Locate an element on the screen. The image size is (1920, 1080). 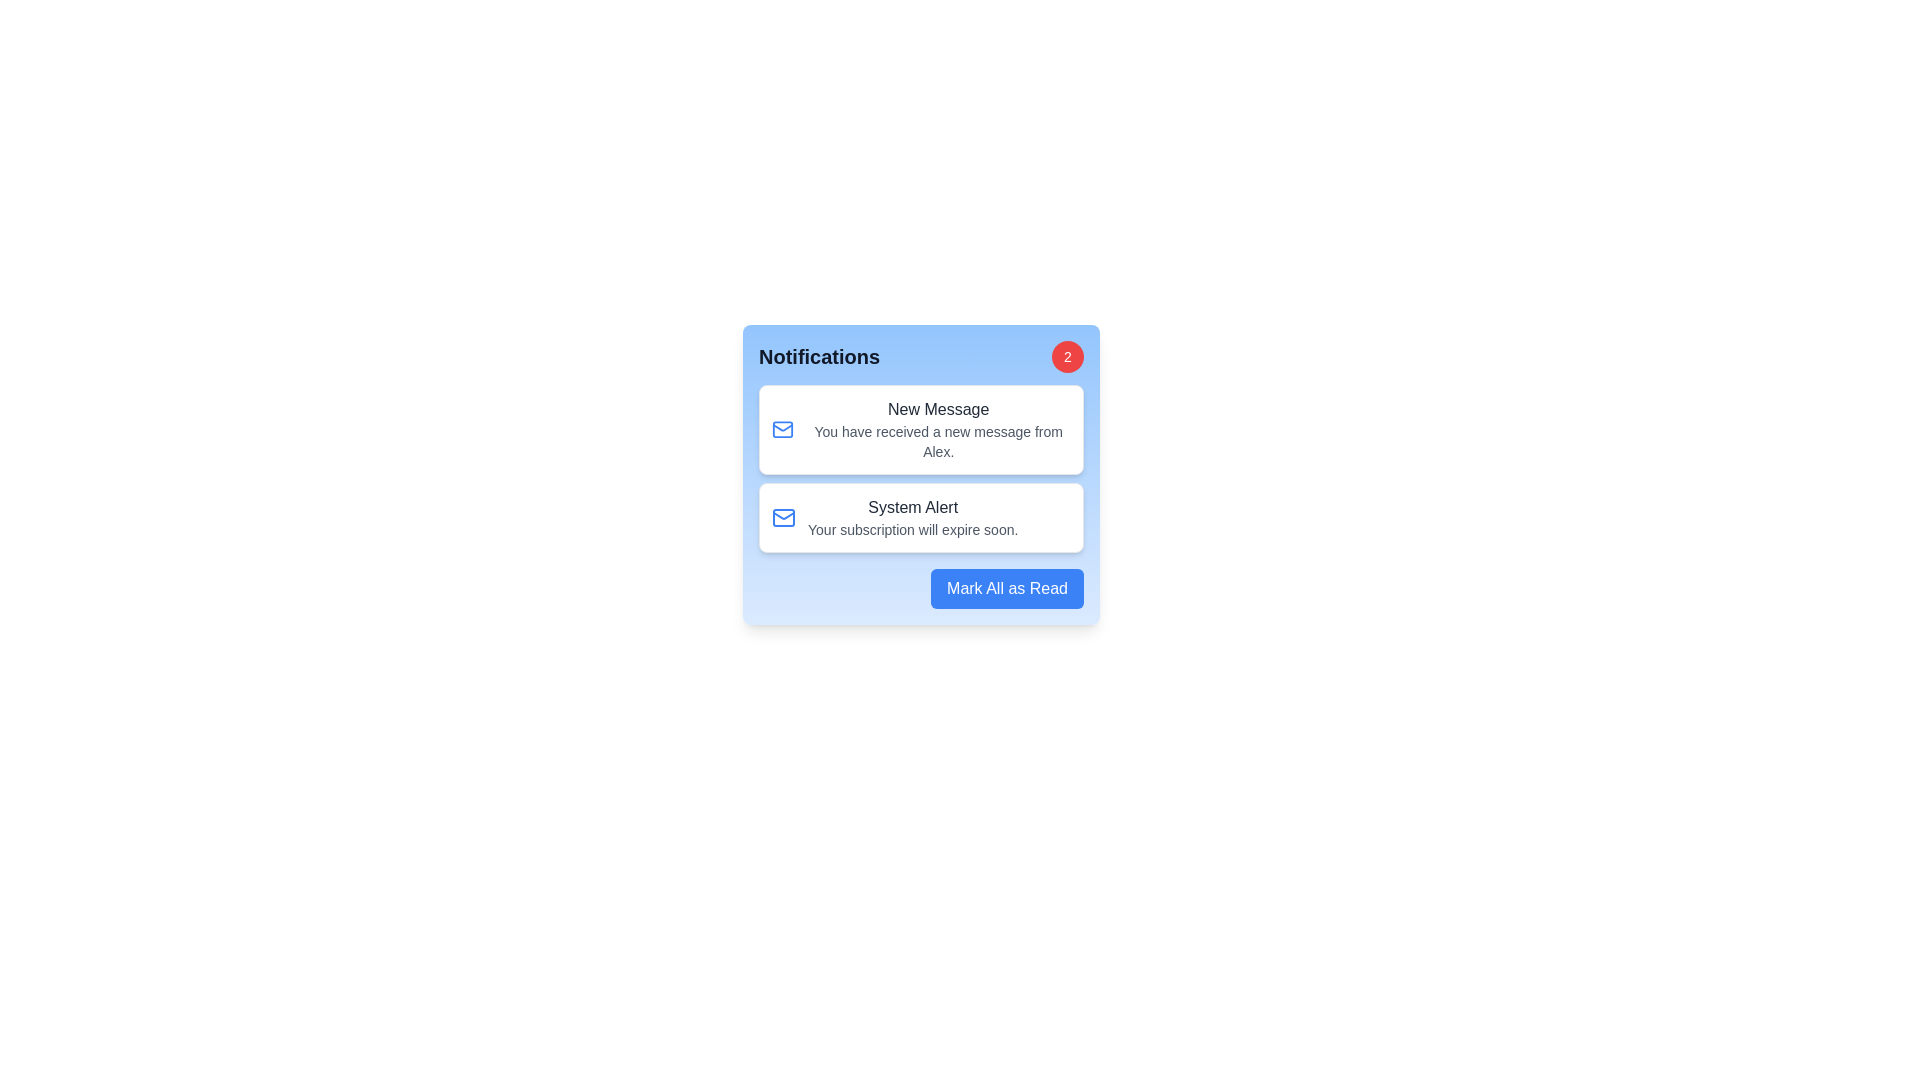
the Notification Badge, a circular red badge with white text displaying '2', located in the top-right corner of the notification panel header, to count notifications is located at coordinates (1067, 356).